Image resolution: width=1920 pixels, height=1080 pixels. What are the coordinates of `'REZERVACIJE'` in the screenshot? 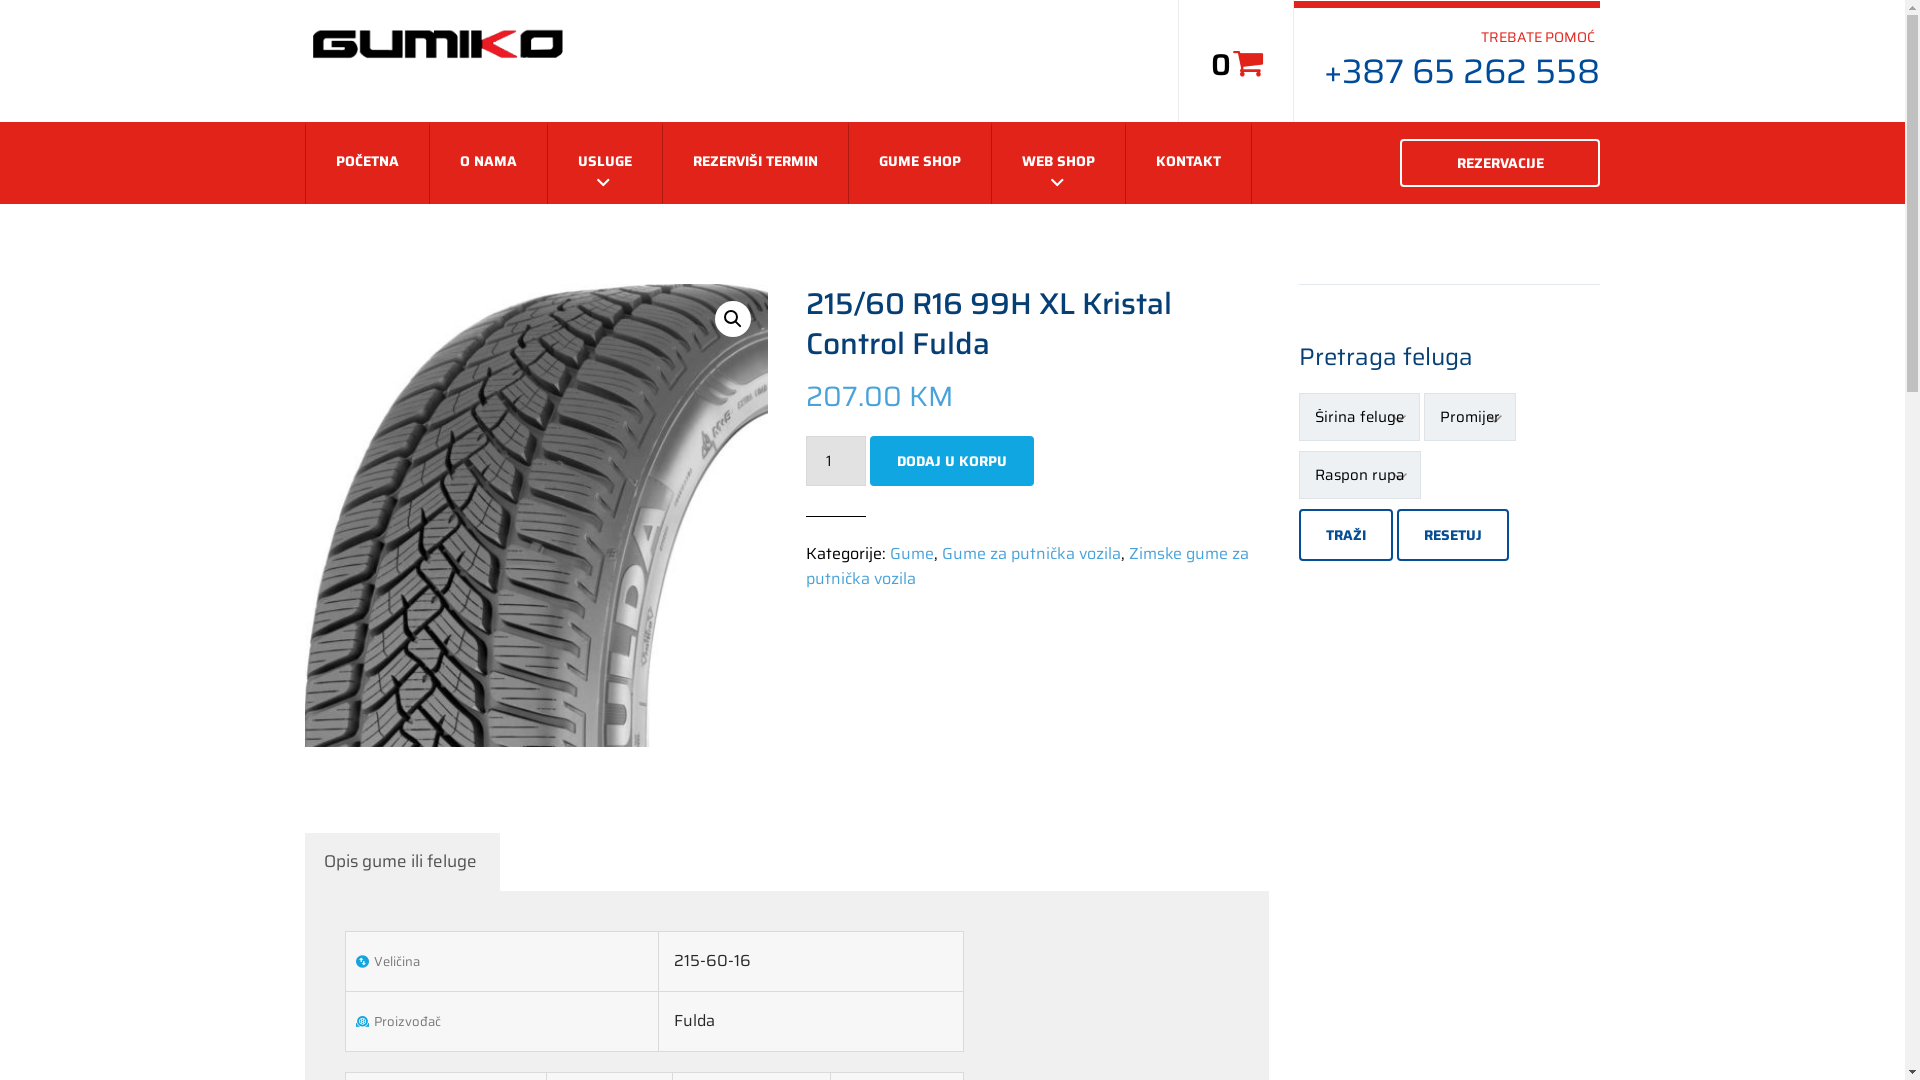 It's located at (1399, 161).